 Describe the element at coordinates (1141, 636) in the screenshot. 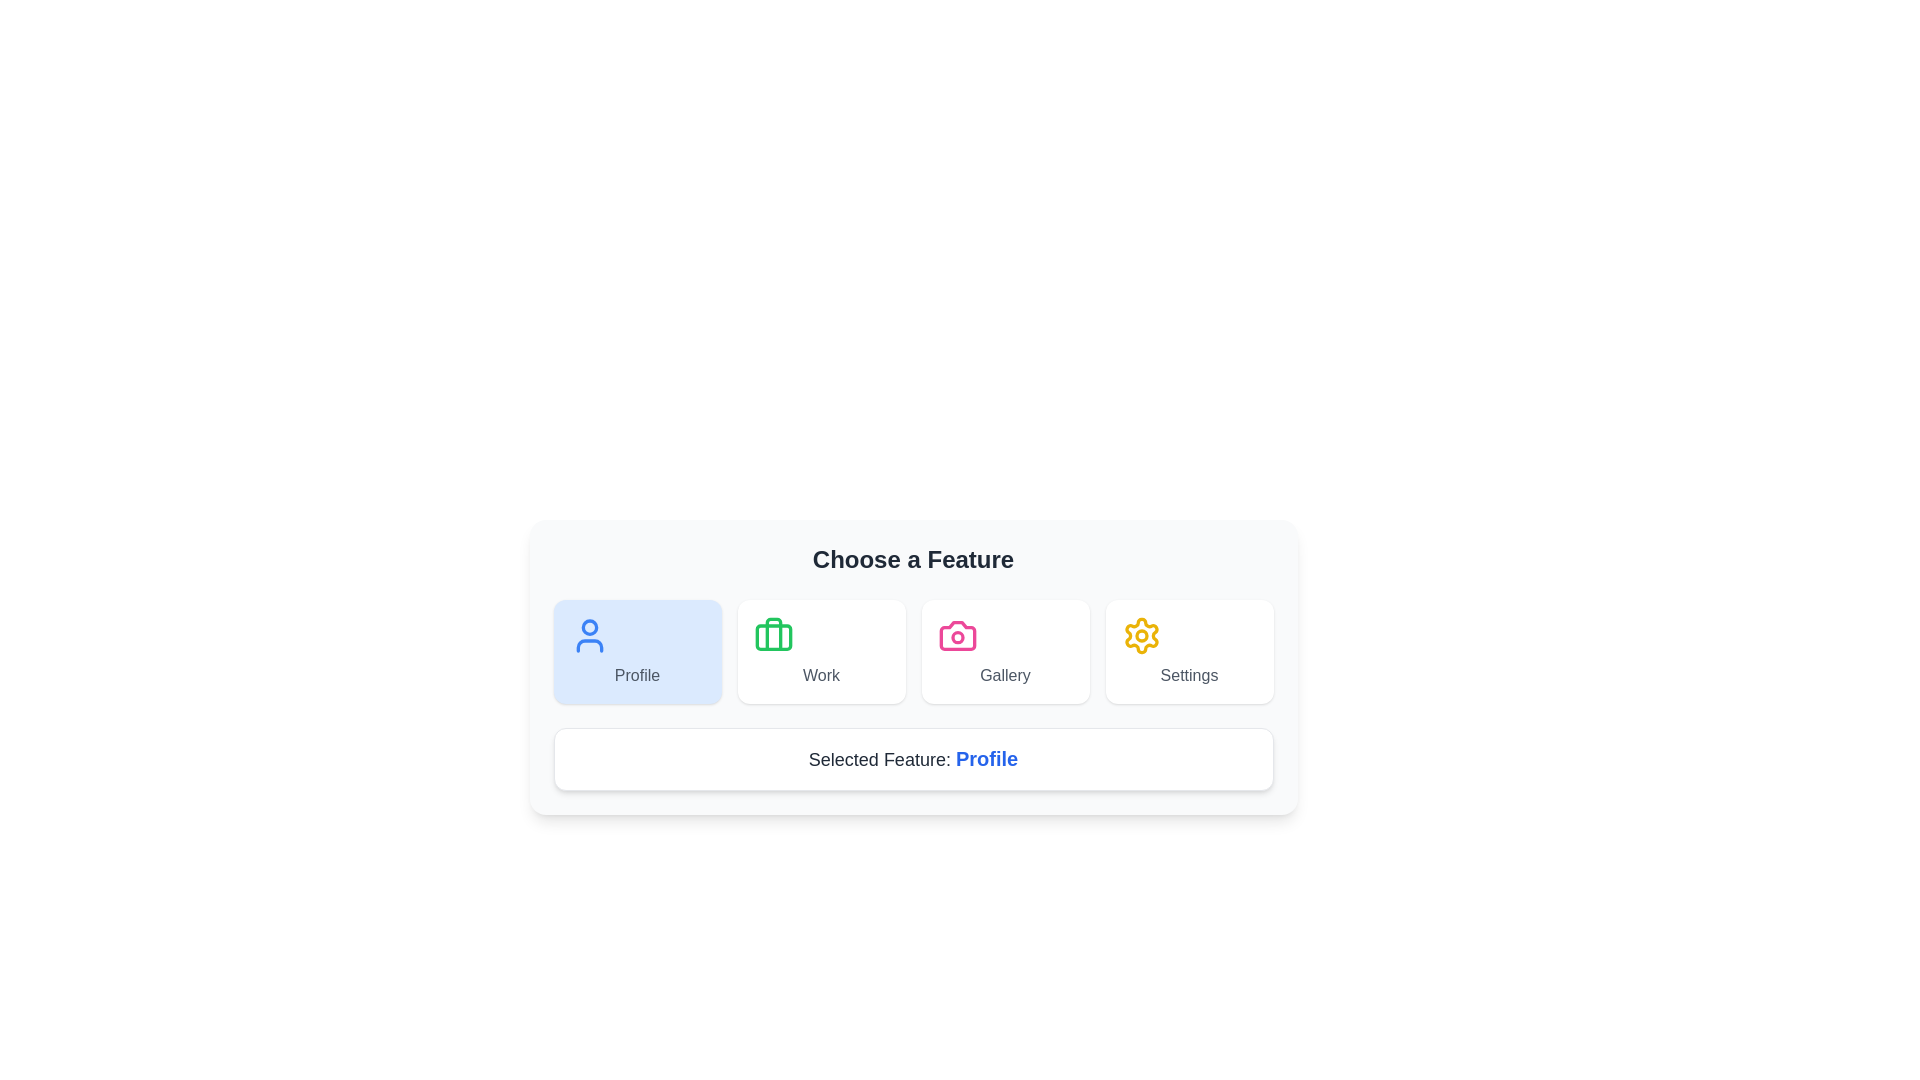

I see `the decorative circle element within the 'Settings' icon, which is the last option in the horizontal arrangement of feature options` at that location.